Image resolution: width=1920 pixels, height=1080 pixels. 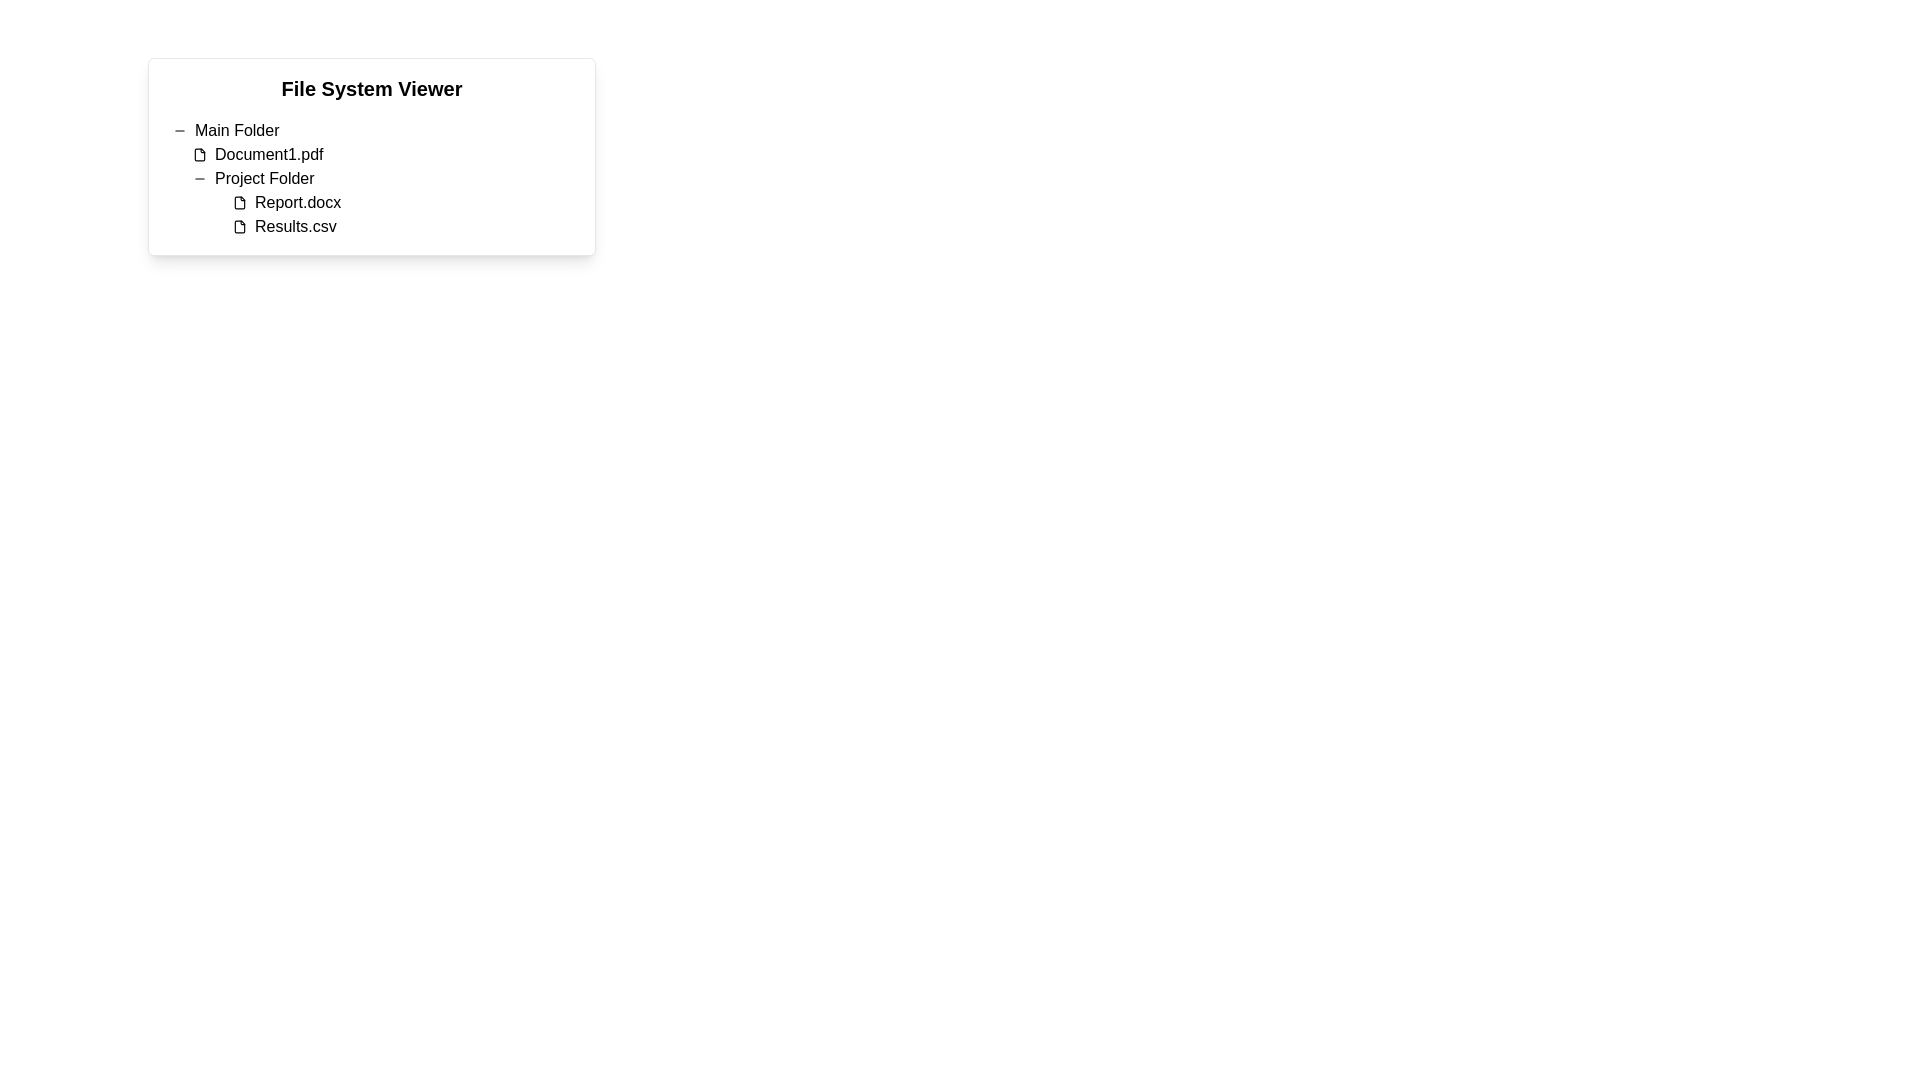 What do you see at coordinates (294, 226) in the screenshot?
I see `the text label displaying 'Results.csv' located under the 'Project Folder' section in the hierarchical file viewer interface, which is the second item below 'Report.docx'` at bounding box center [294, 226].